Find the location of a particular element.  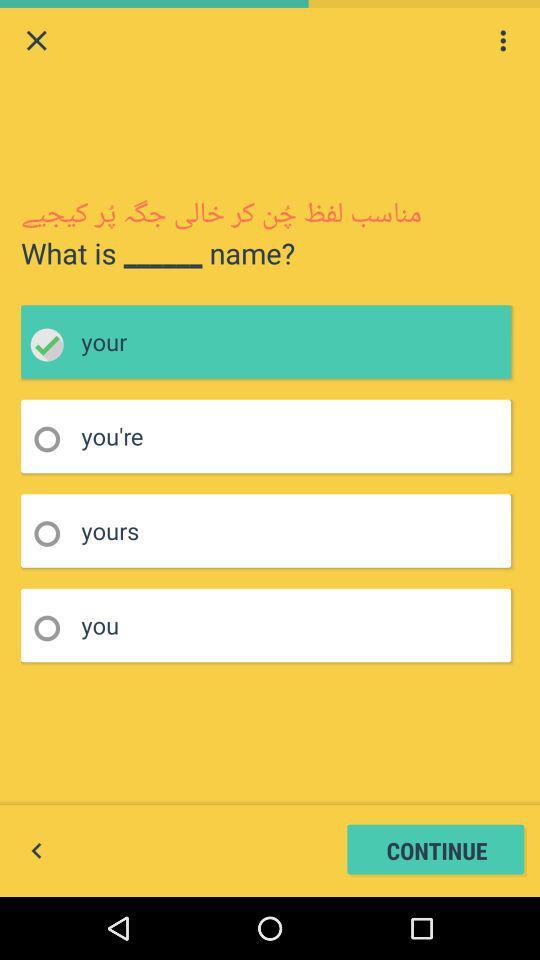

bookmark is located at coordinates (53, 627).